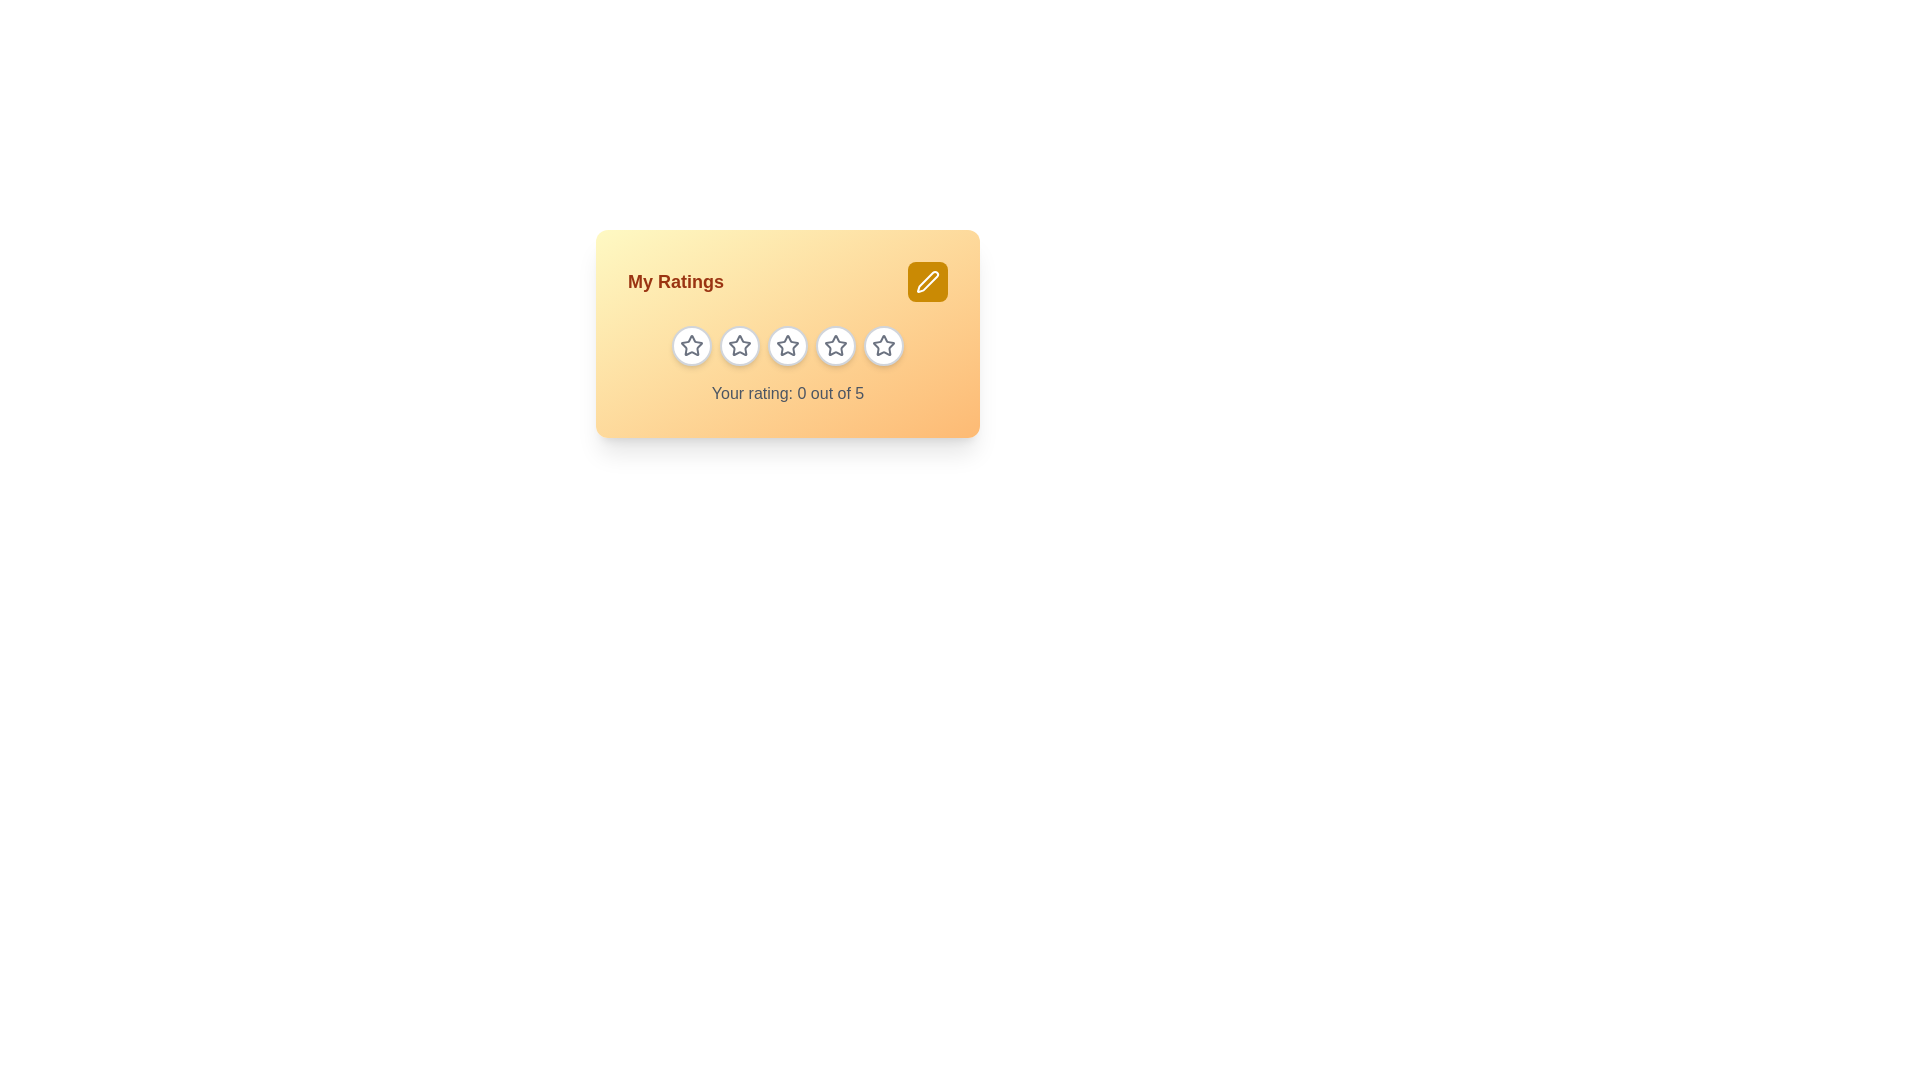 The image size is (1920, 1080). Describe the element at coordinates (926, 281) in the screenshot. I see `the edit button located in the top-right corner of the 'My Ratings' section` at that location.